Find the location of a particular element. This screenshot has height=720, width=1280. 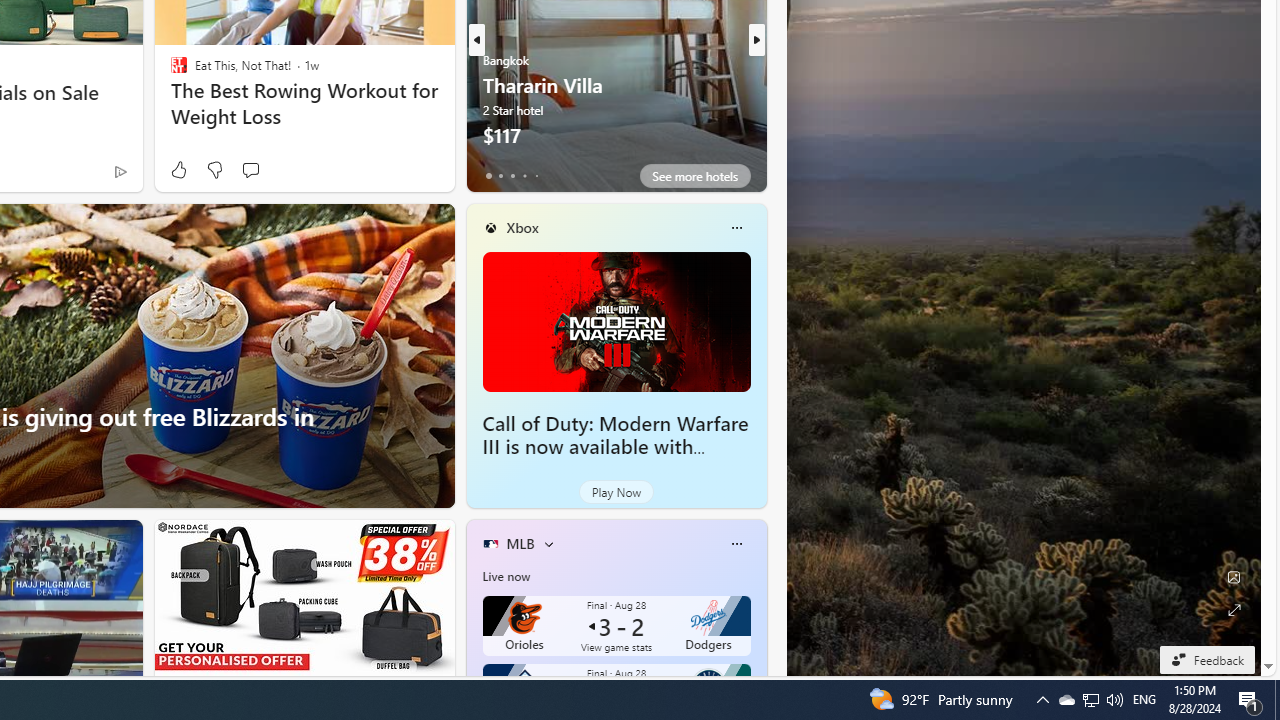

'next' is located at coordinates (755, 39).